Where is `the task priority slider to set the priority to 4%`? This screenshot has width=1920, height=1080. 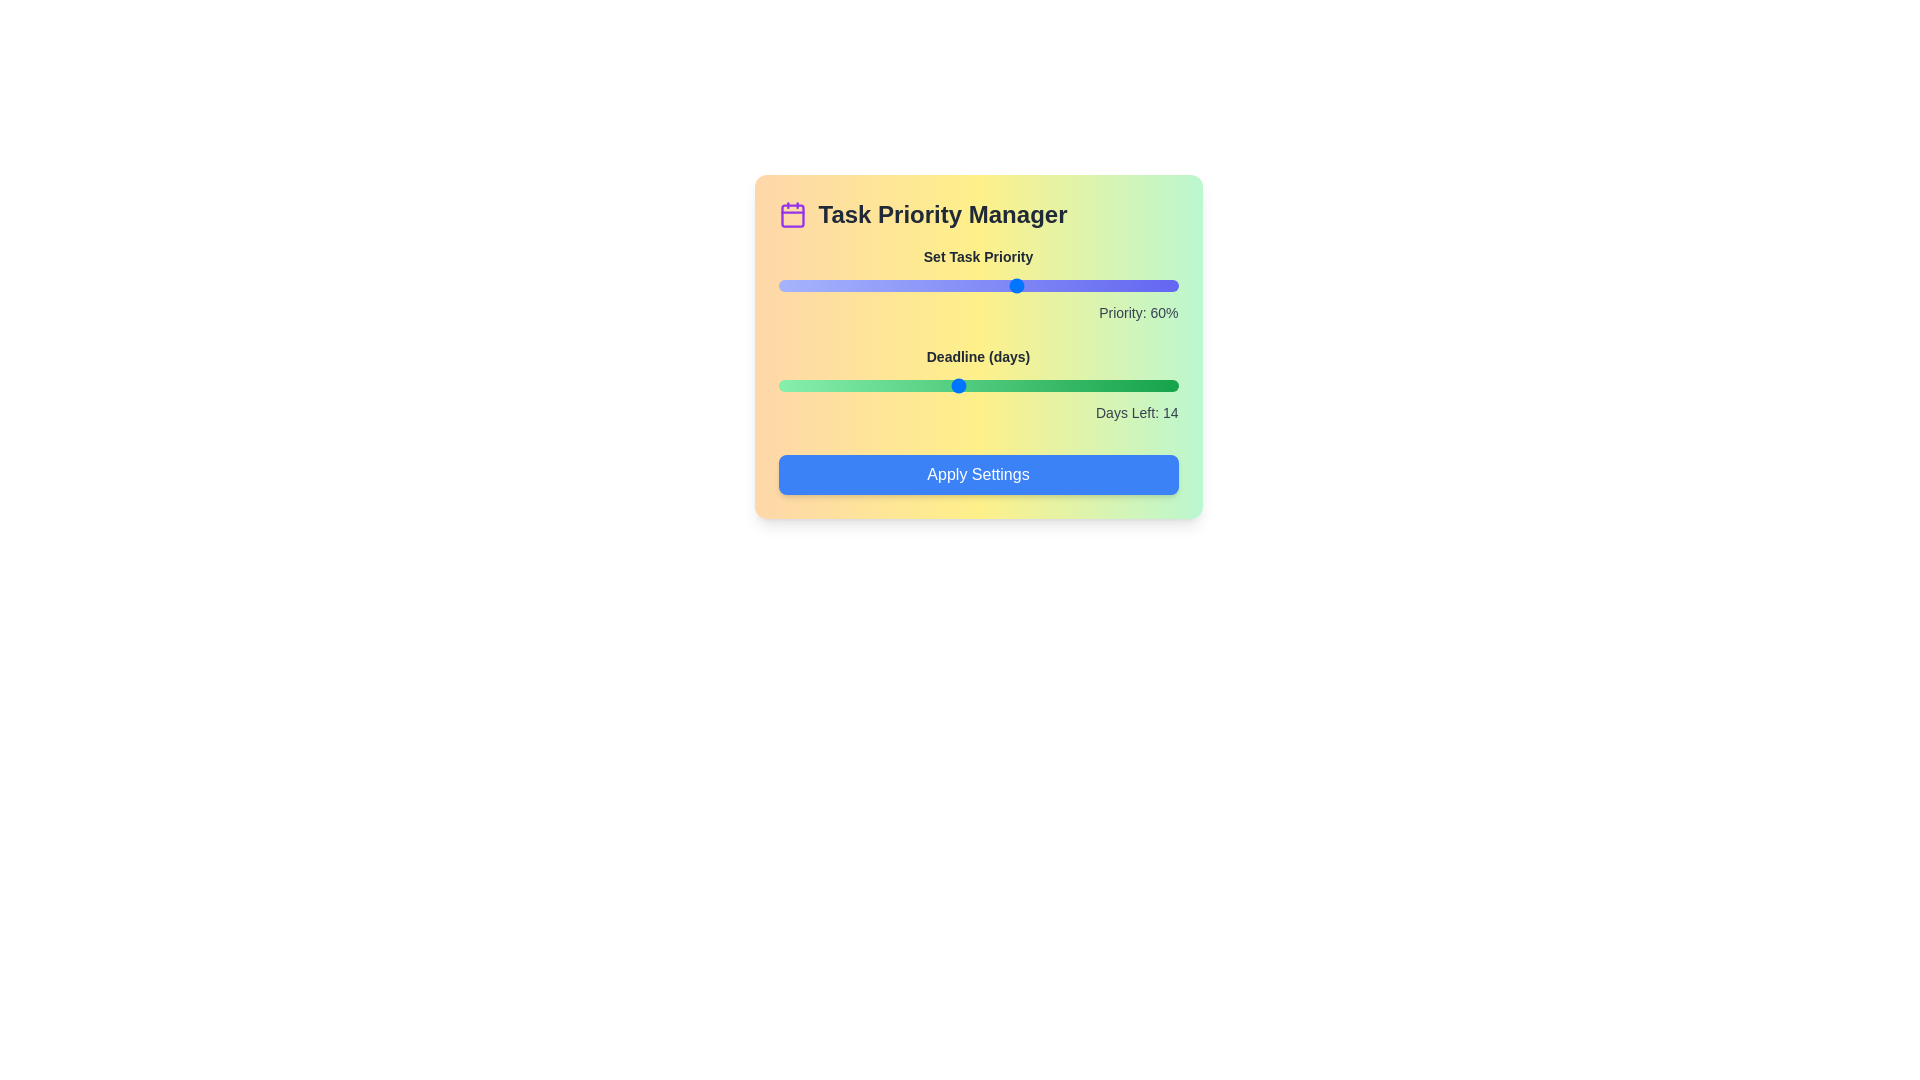 the task priority slider to set the priority to 4% is located at coordinates (793, 285).